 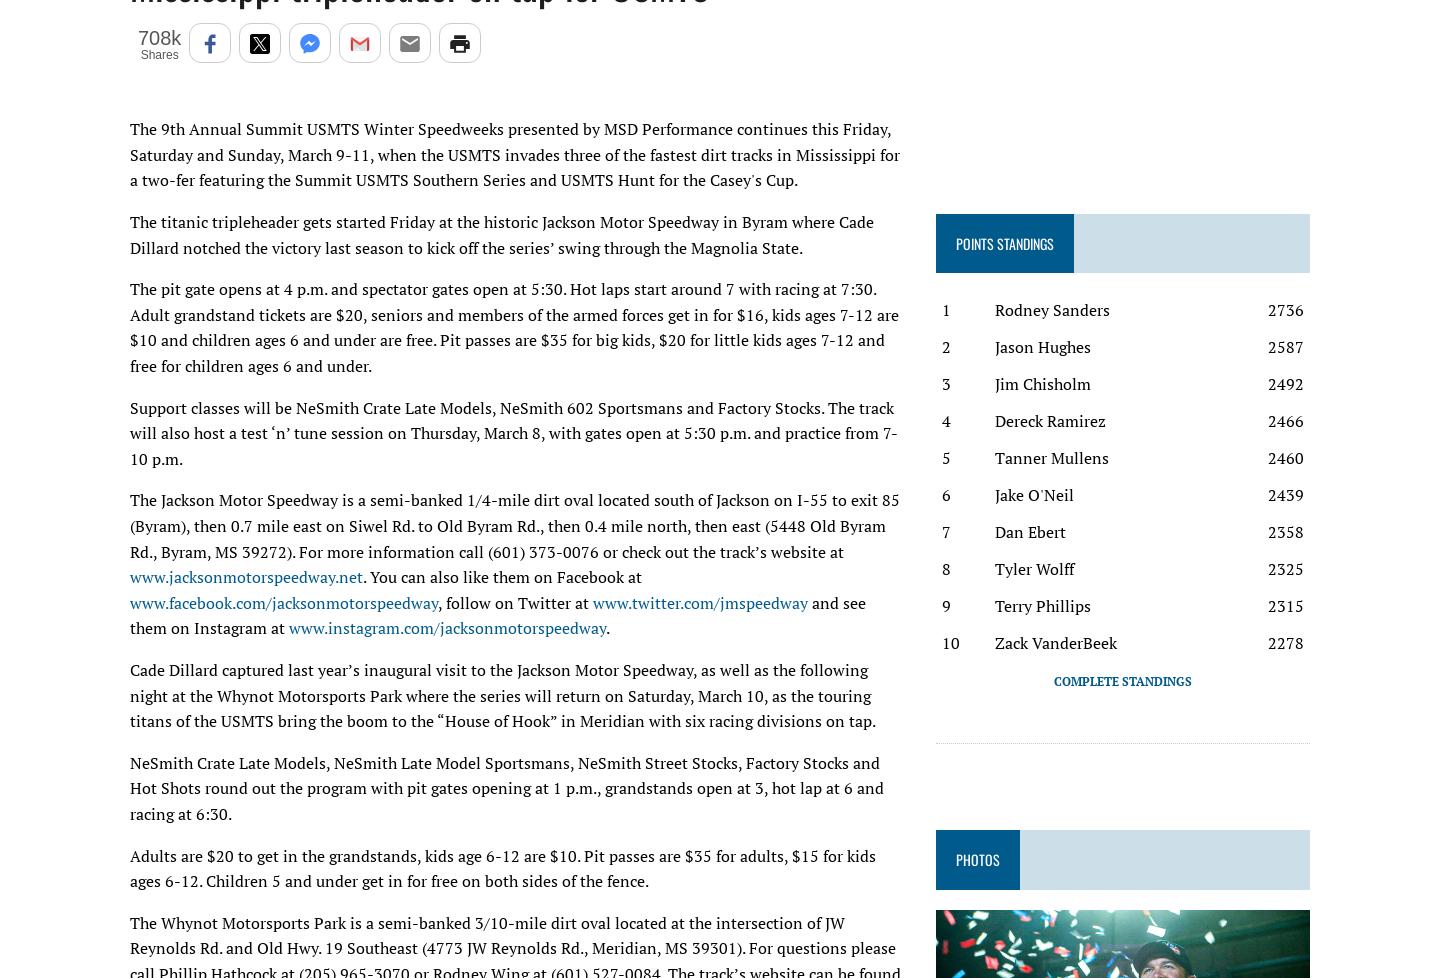 What do you see at coordinates (1285, 569) in the screenshot?
I see `'2325'` at bounding box center [1285, 569].